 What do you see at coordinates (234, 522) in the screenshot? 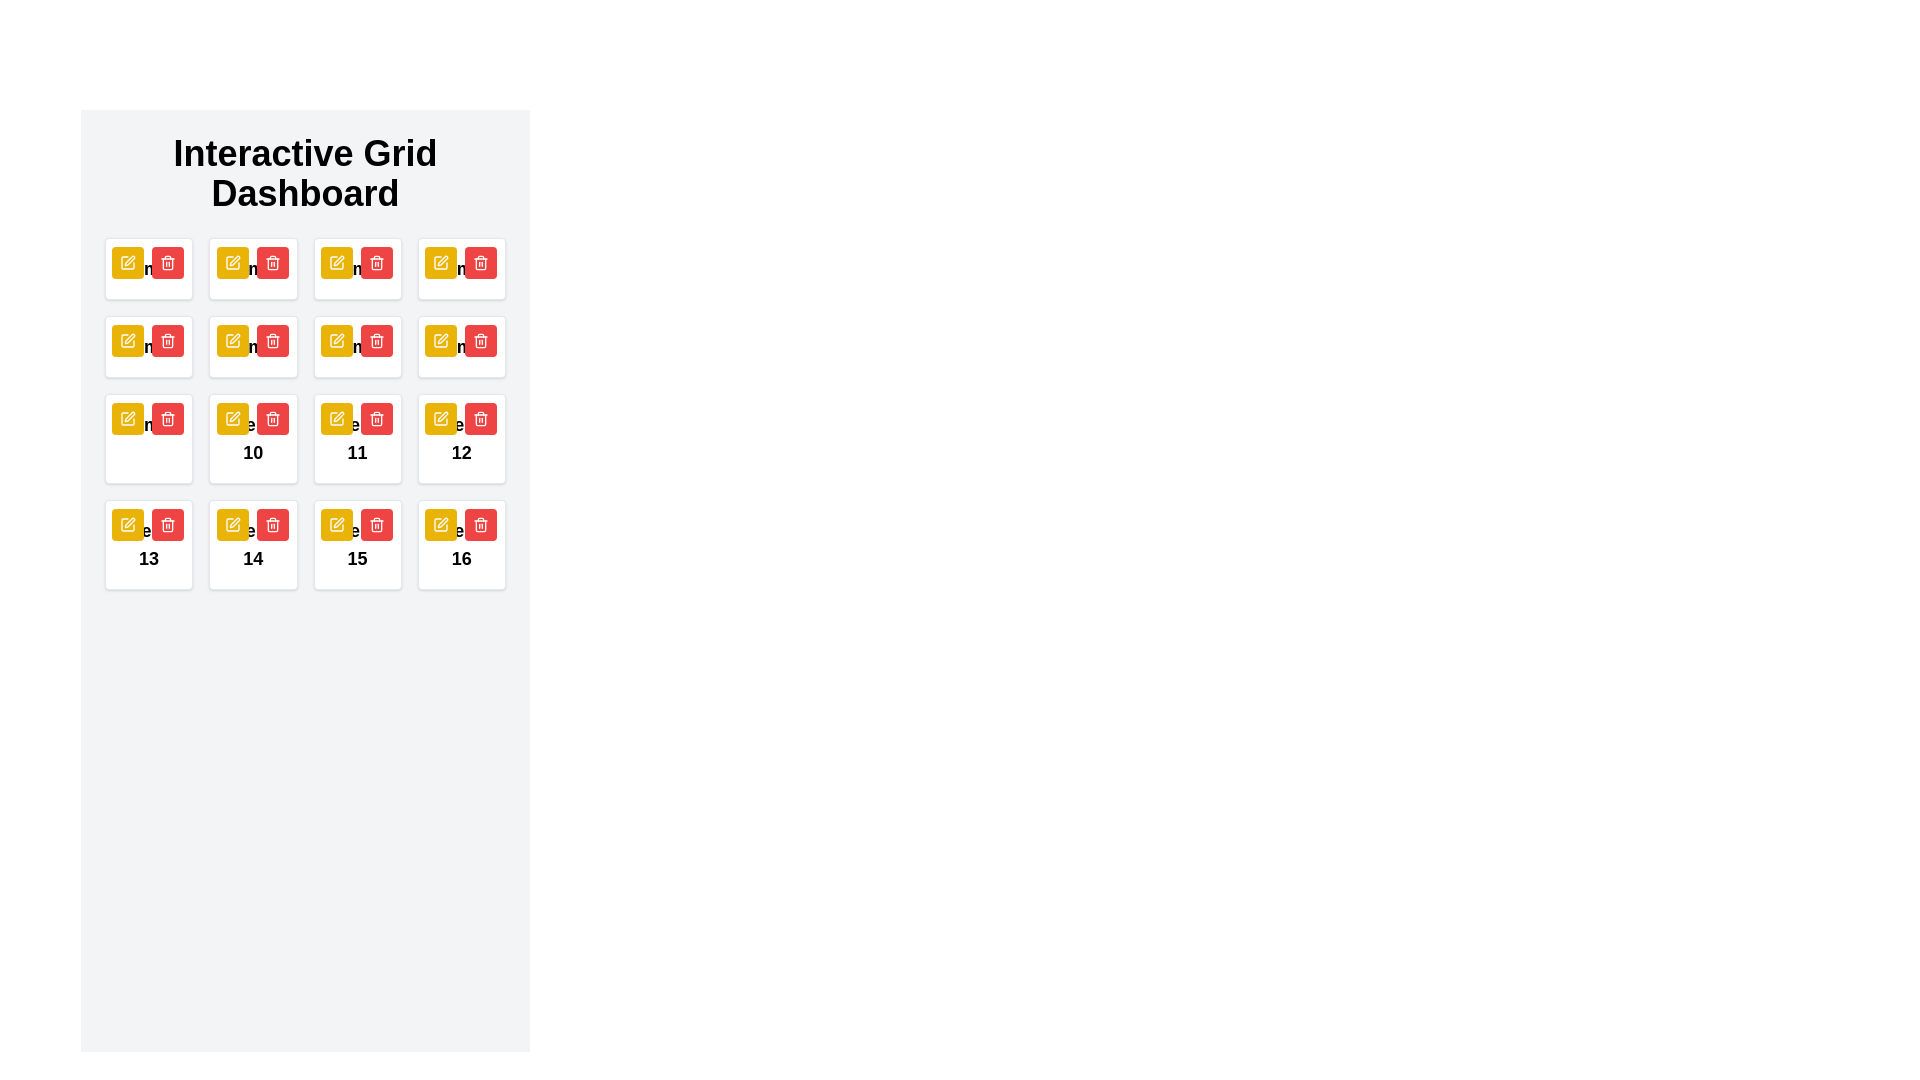
I see `the pen icon button, which is part of the interactive editing feature located in the 14th card of a grid layout` at bounding box center [234, 522].